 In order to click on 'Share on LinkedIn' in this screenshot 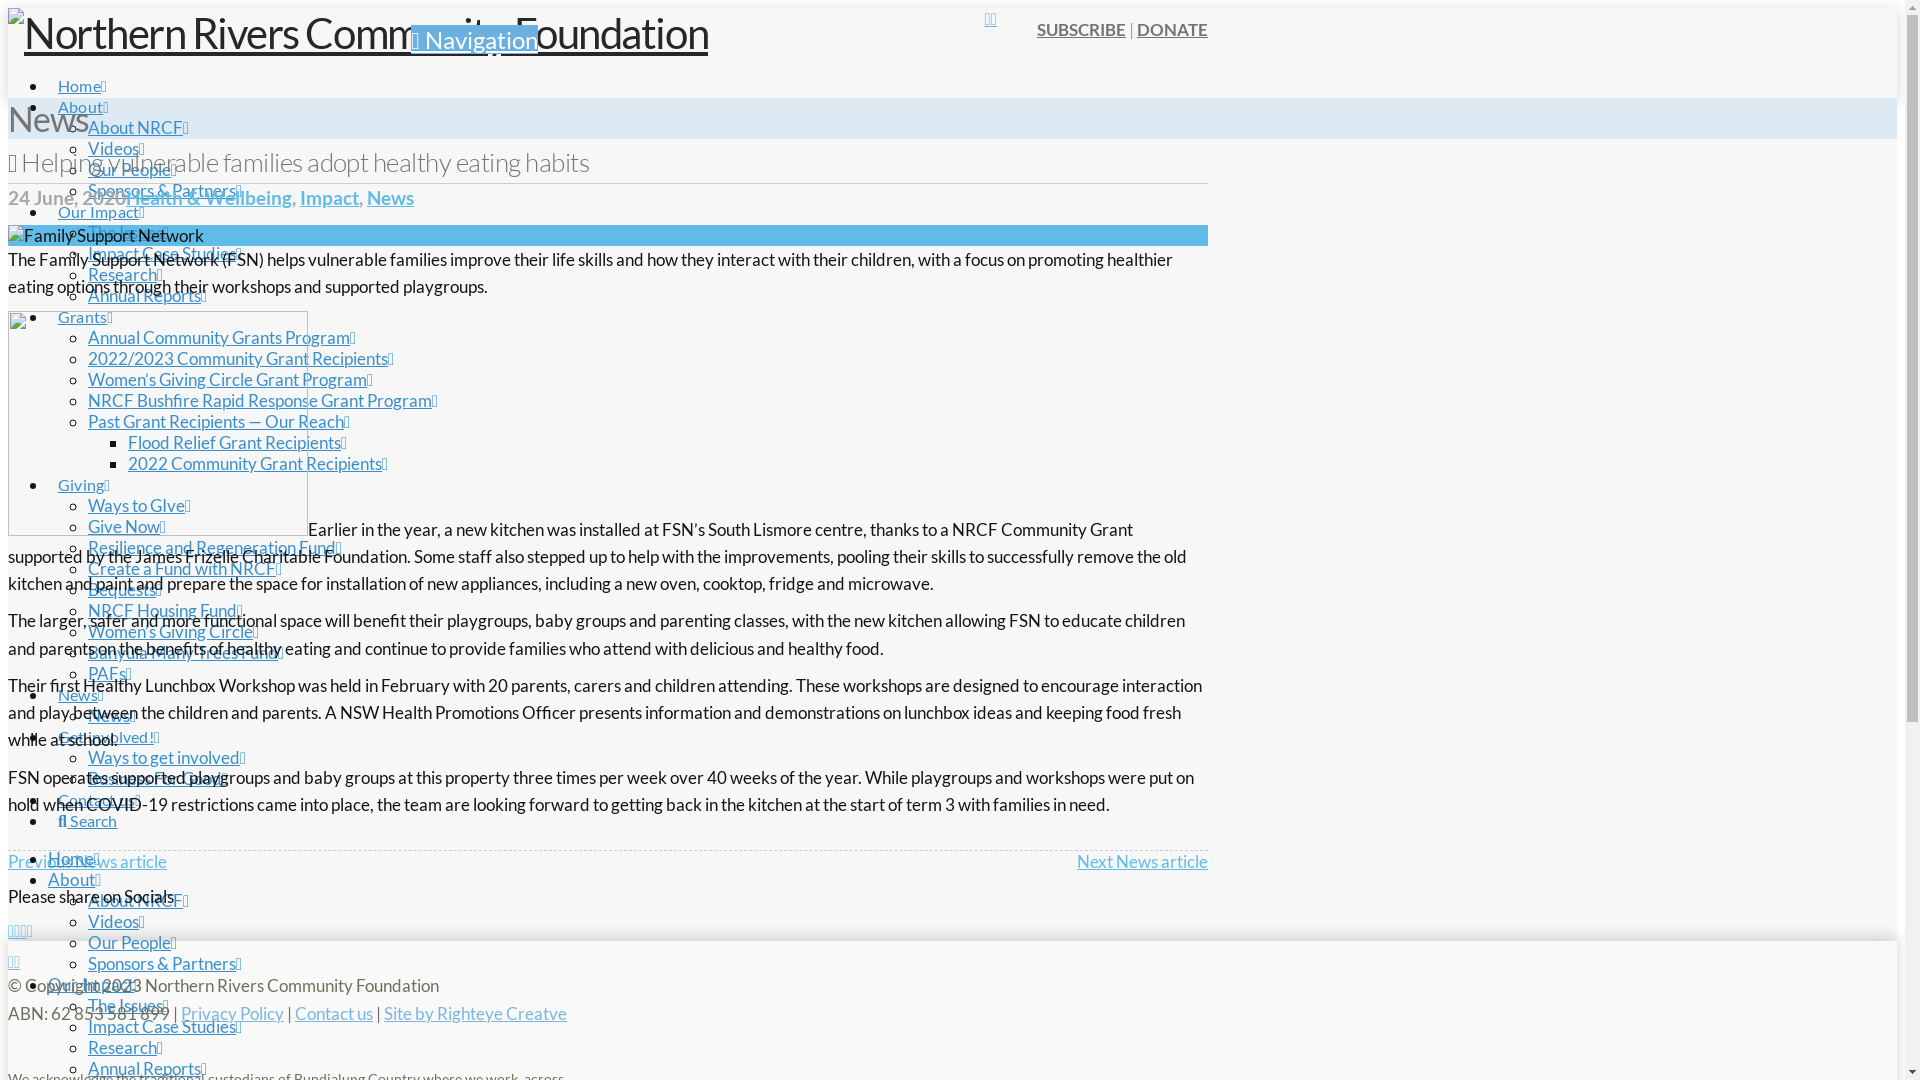, I will do `click(23, 930)`.